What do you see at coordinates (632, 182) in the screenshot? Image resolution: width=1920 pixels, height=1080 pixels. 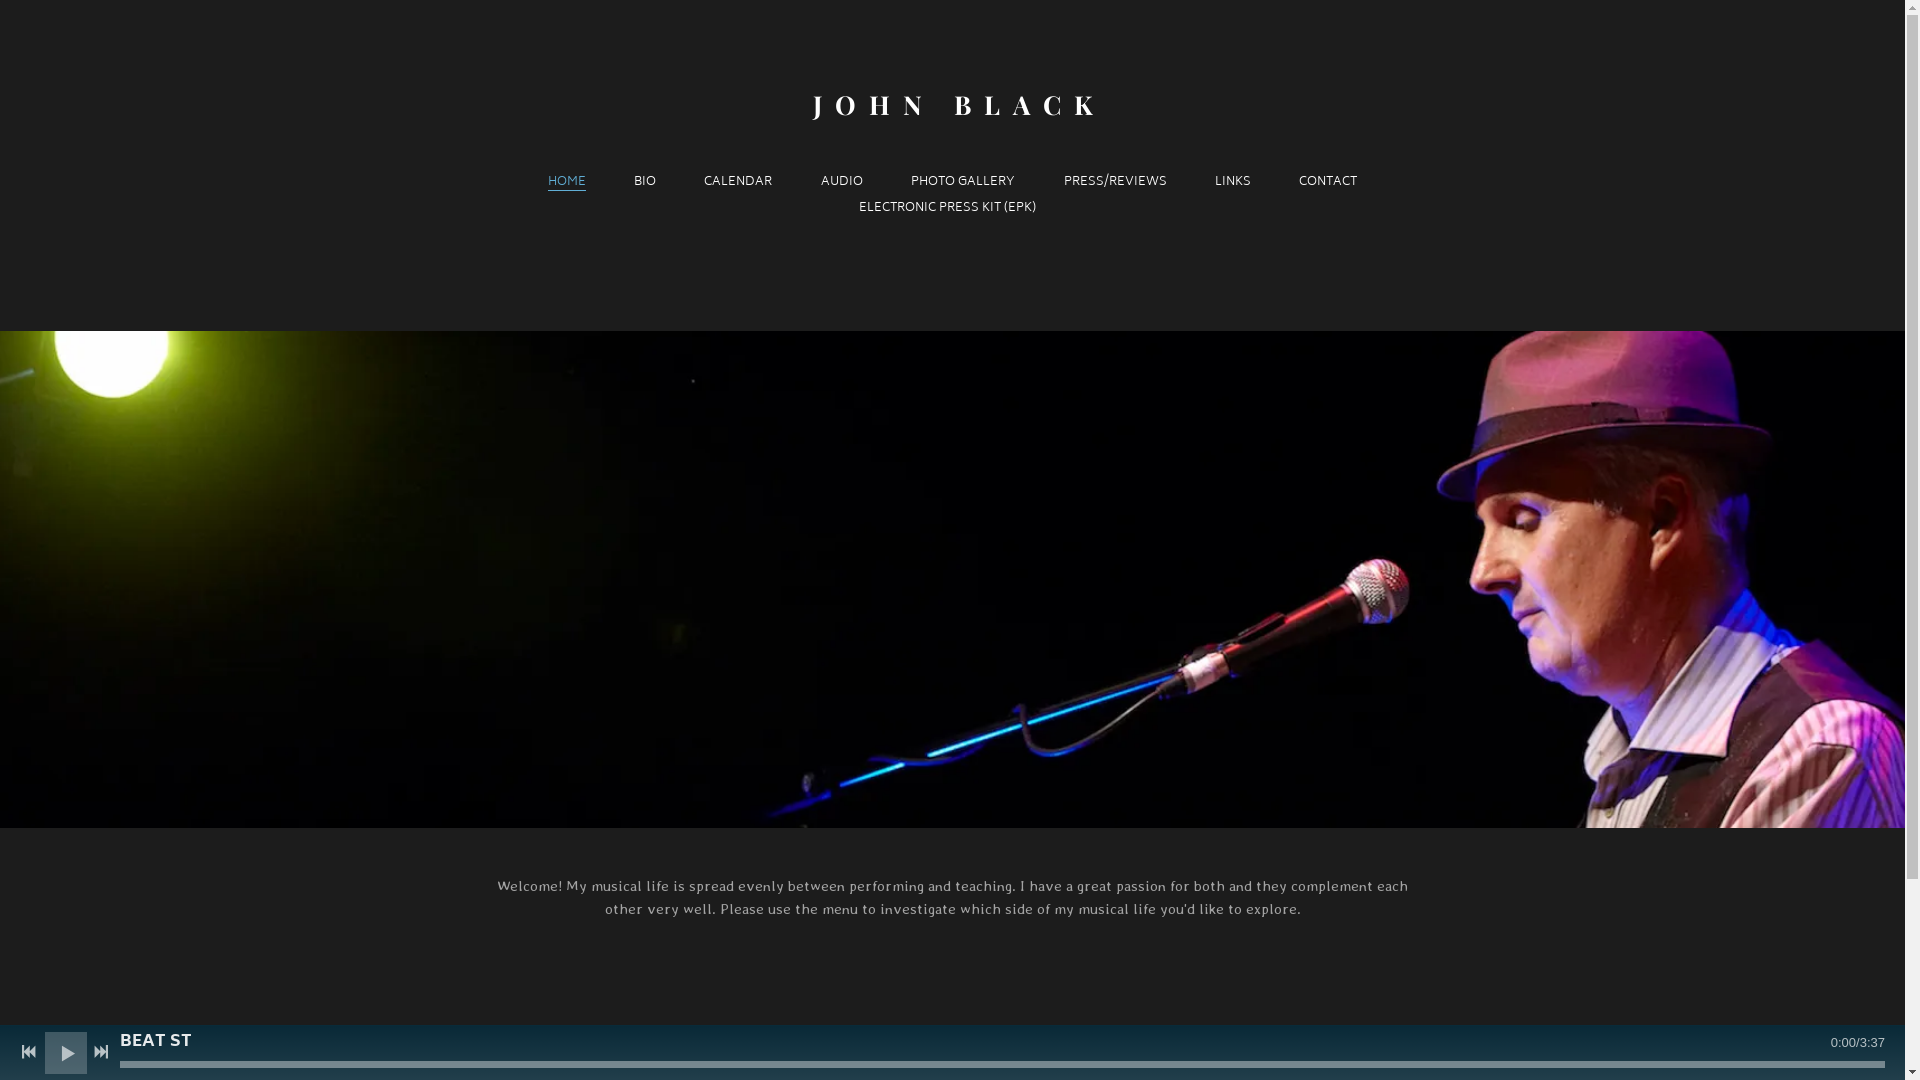 I see `'BIO'` at bounding box center [632, 182].